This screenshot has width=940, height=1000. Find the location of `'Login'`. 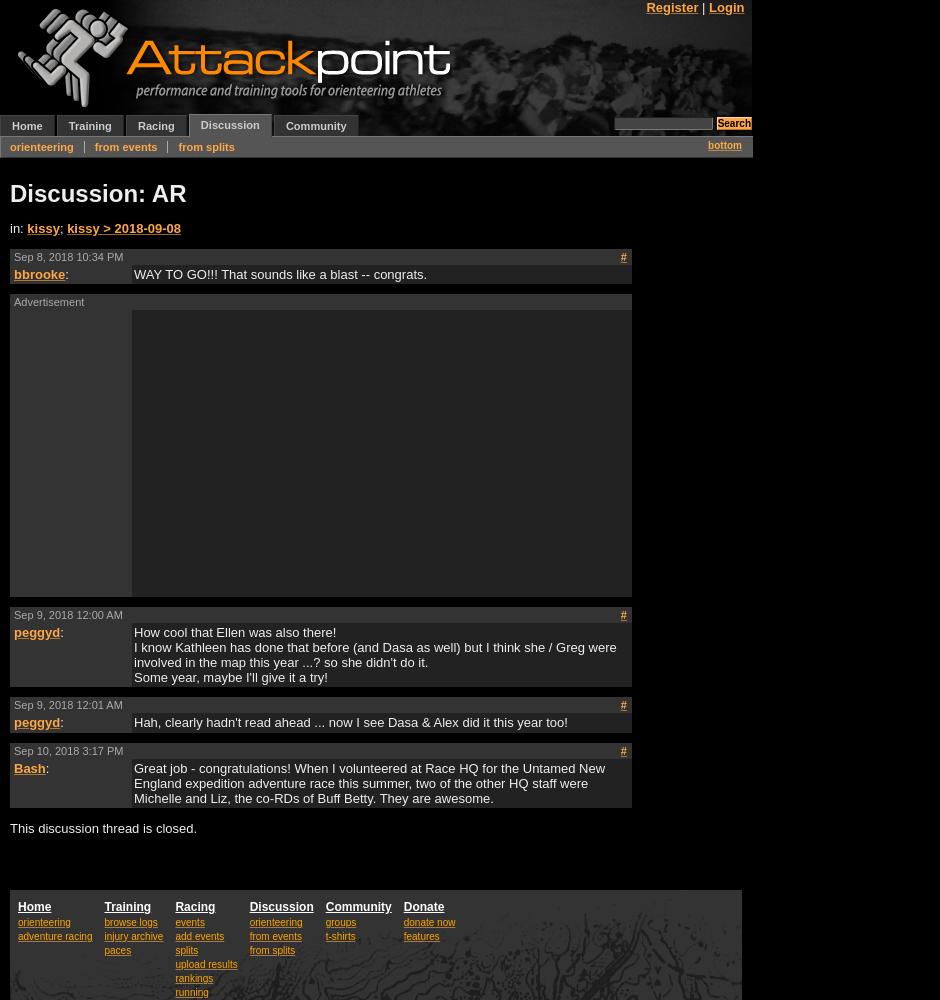

'Login' is located at coordinates (709, 7).